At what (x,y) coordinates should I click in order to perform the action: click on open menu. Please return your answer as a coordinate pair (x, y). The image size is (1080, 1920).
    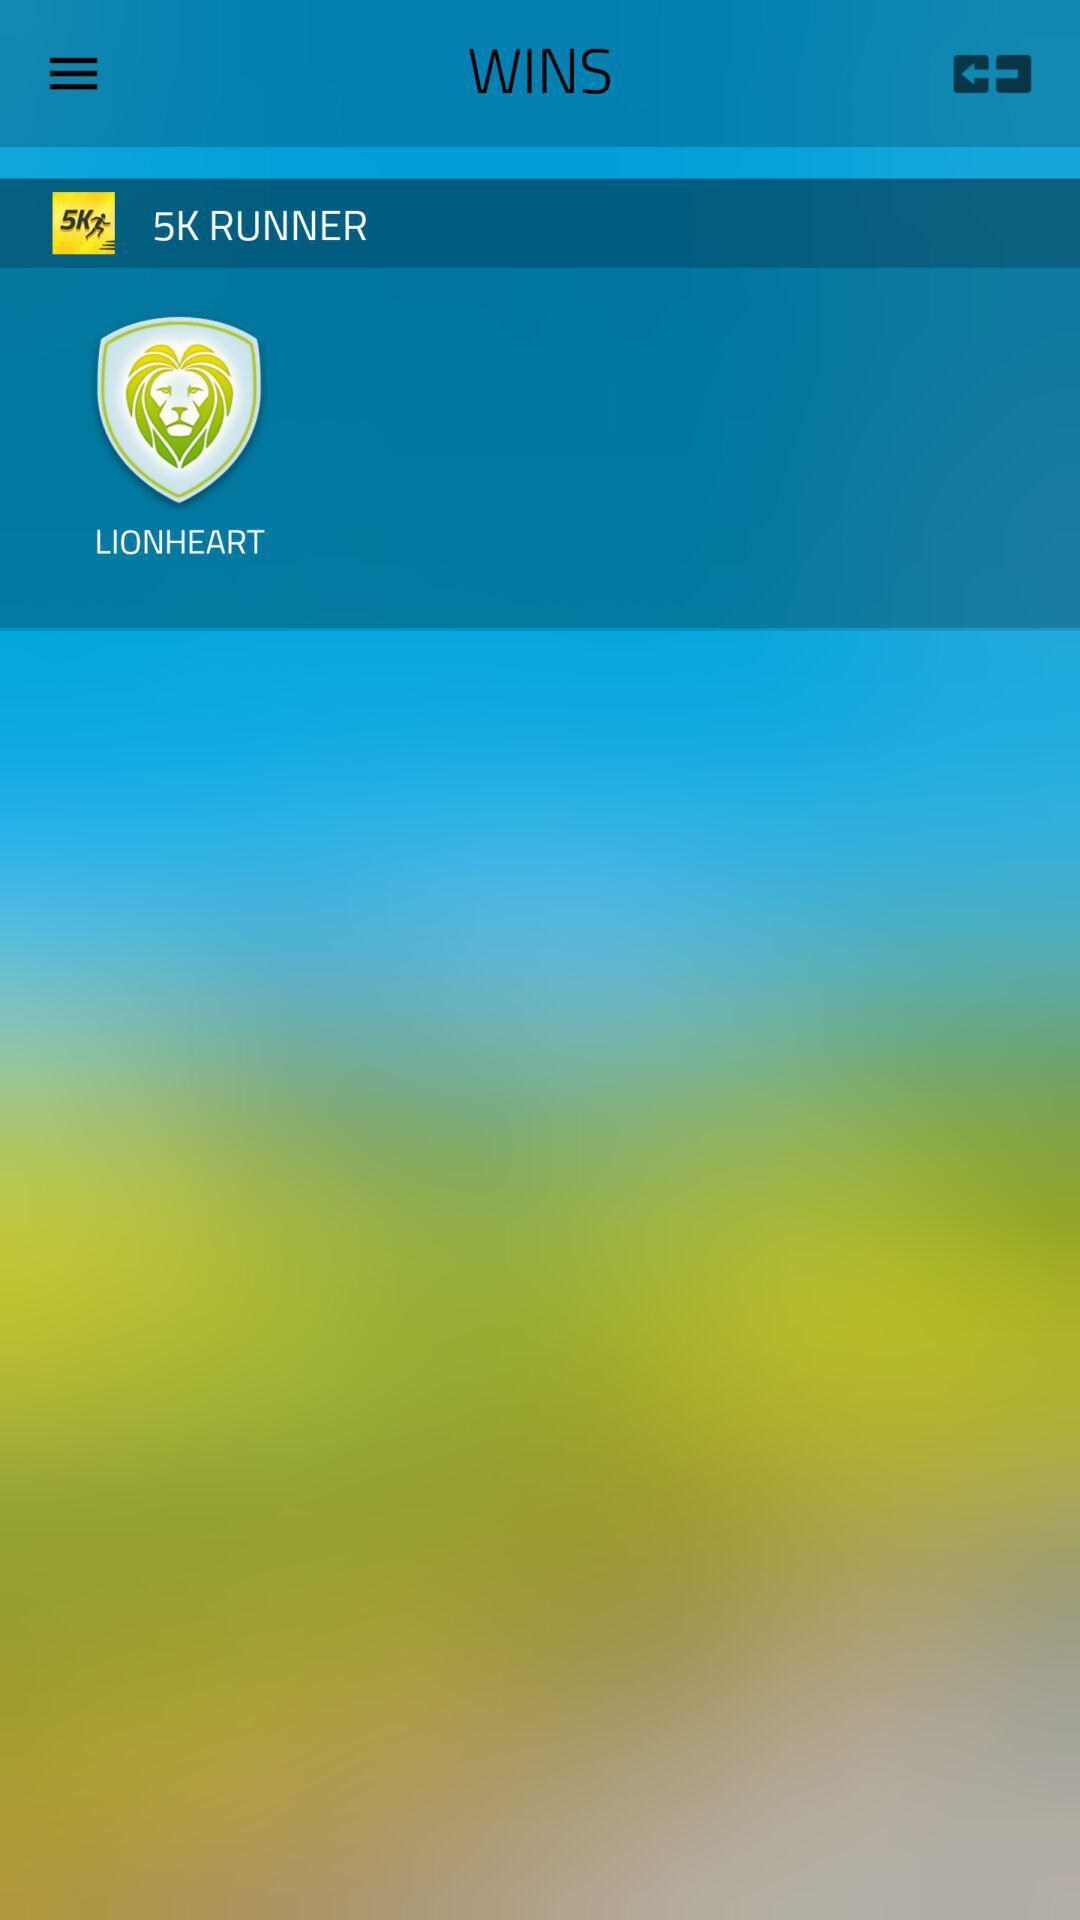
    Looking at the image, I should click on (80, 73).